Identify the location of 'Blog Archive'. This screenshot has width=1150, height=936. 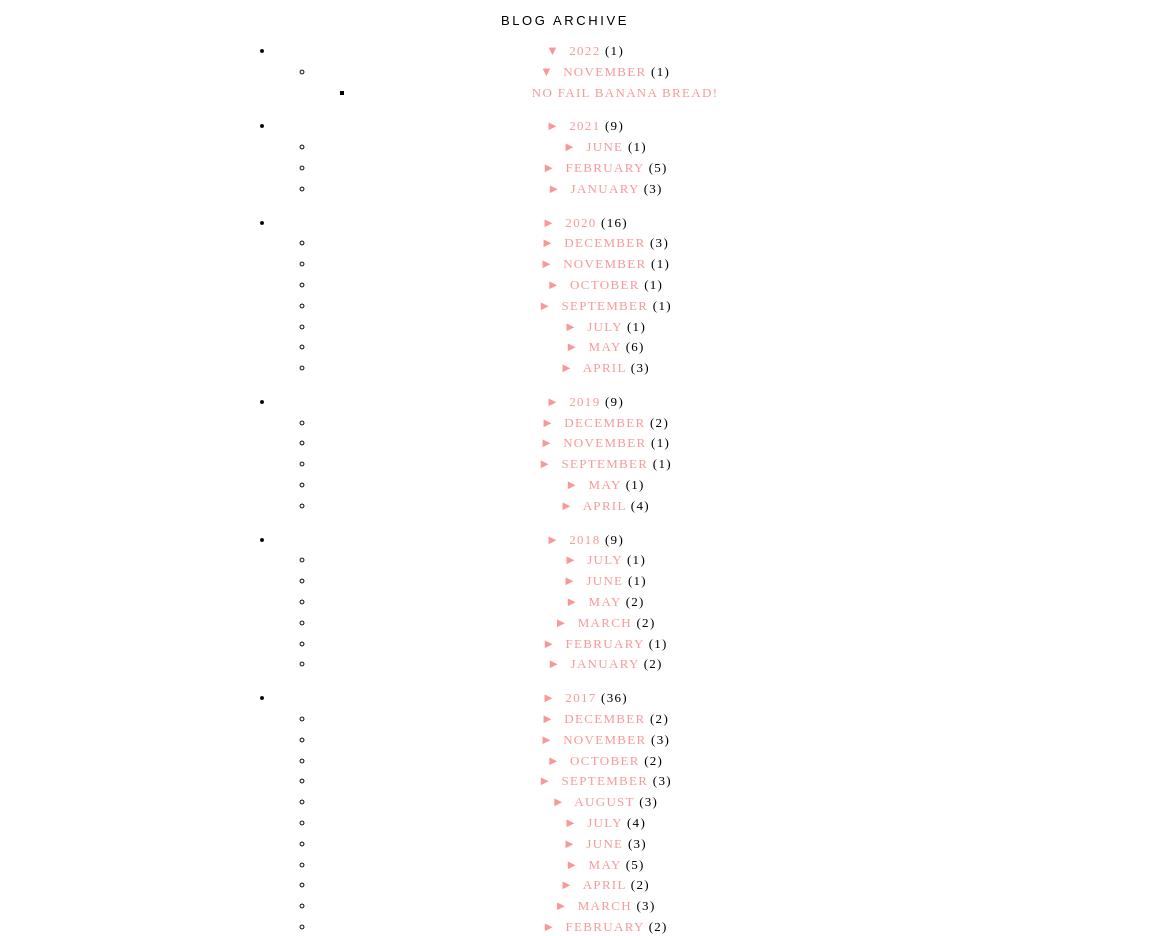
(500, 18).